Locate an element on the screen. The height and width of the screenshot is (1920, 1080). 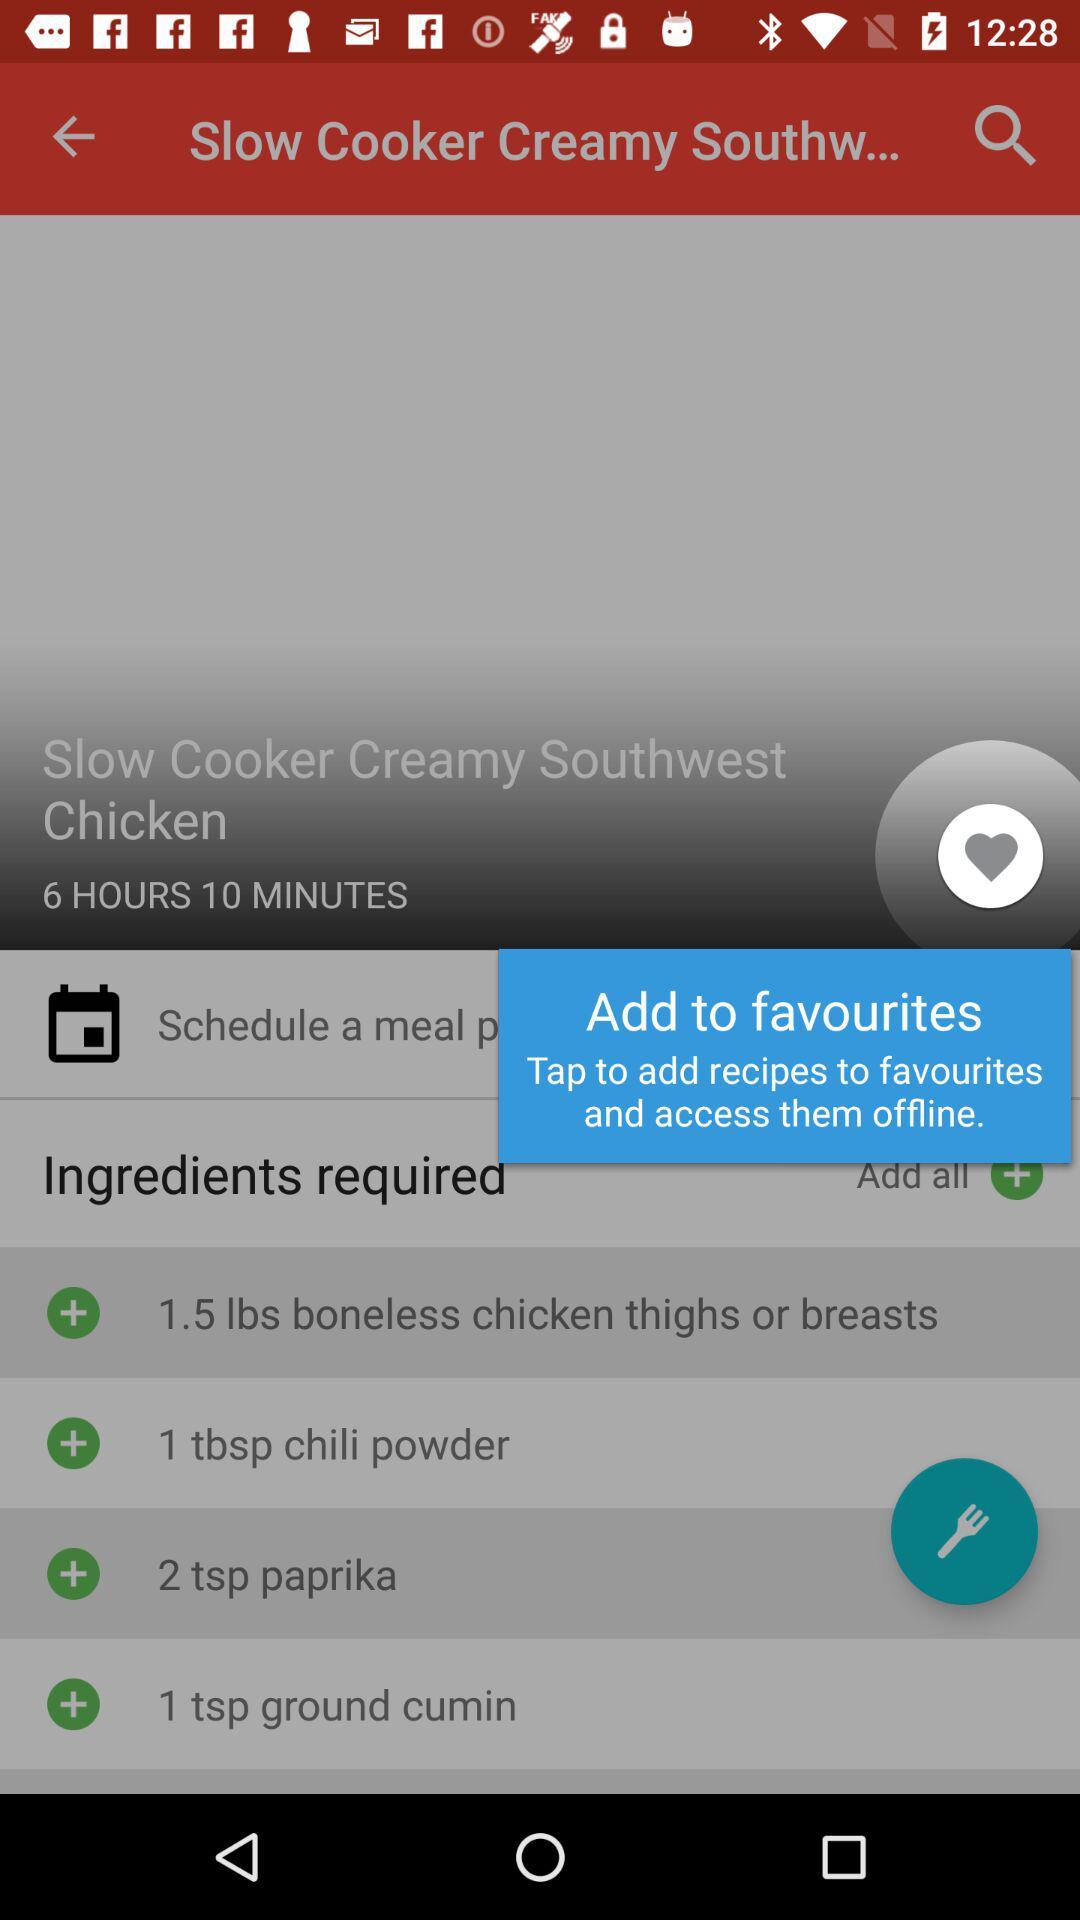
the edit icon is located at coordinates (963, 1530).